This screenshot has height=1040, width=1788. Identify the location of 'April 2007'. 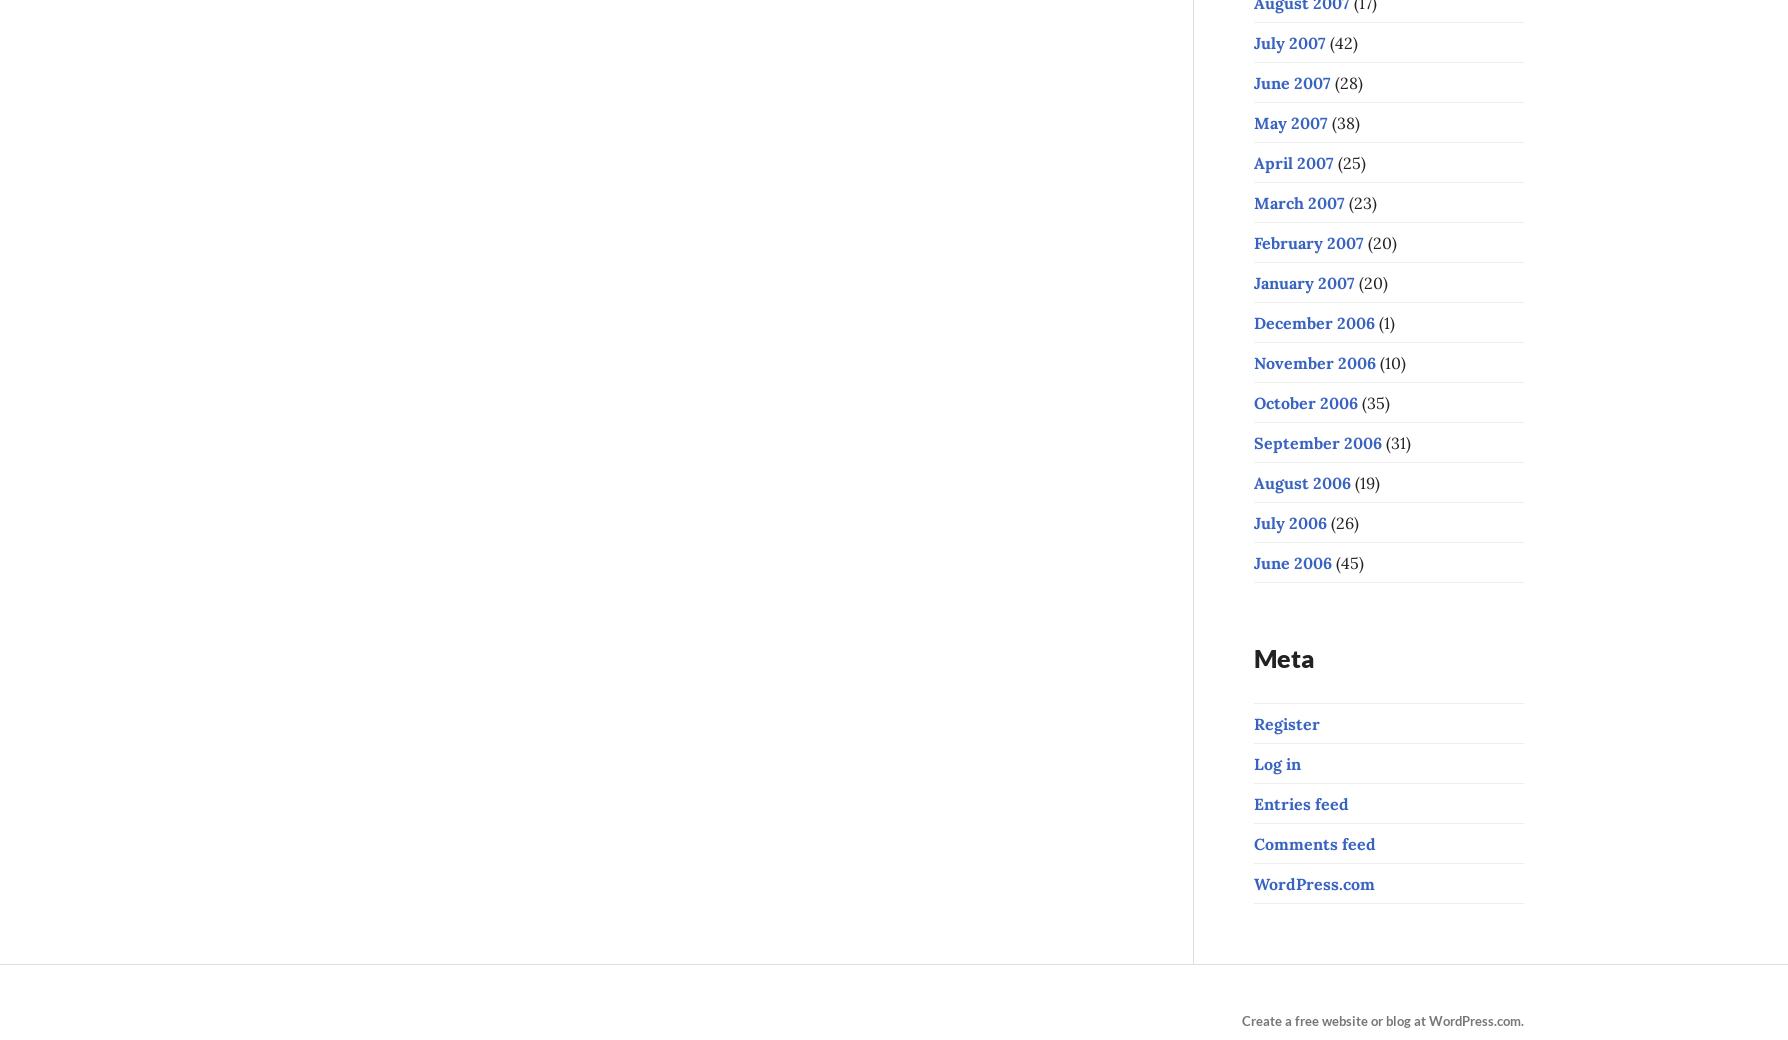
(1292, 162).